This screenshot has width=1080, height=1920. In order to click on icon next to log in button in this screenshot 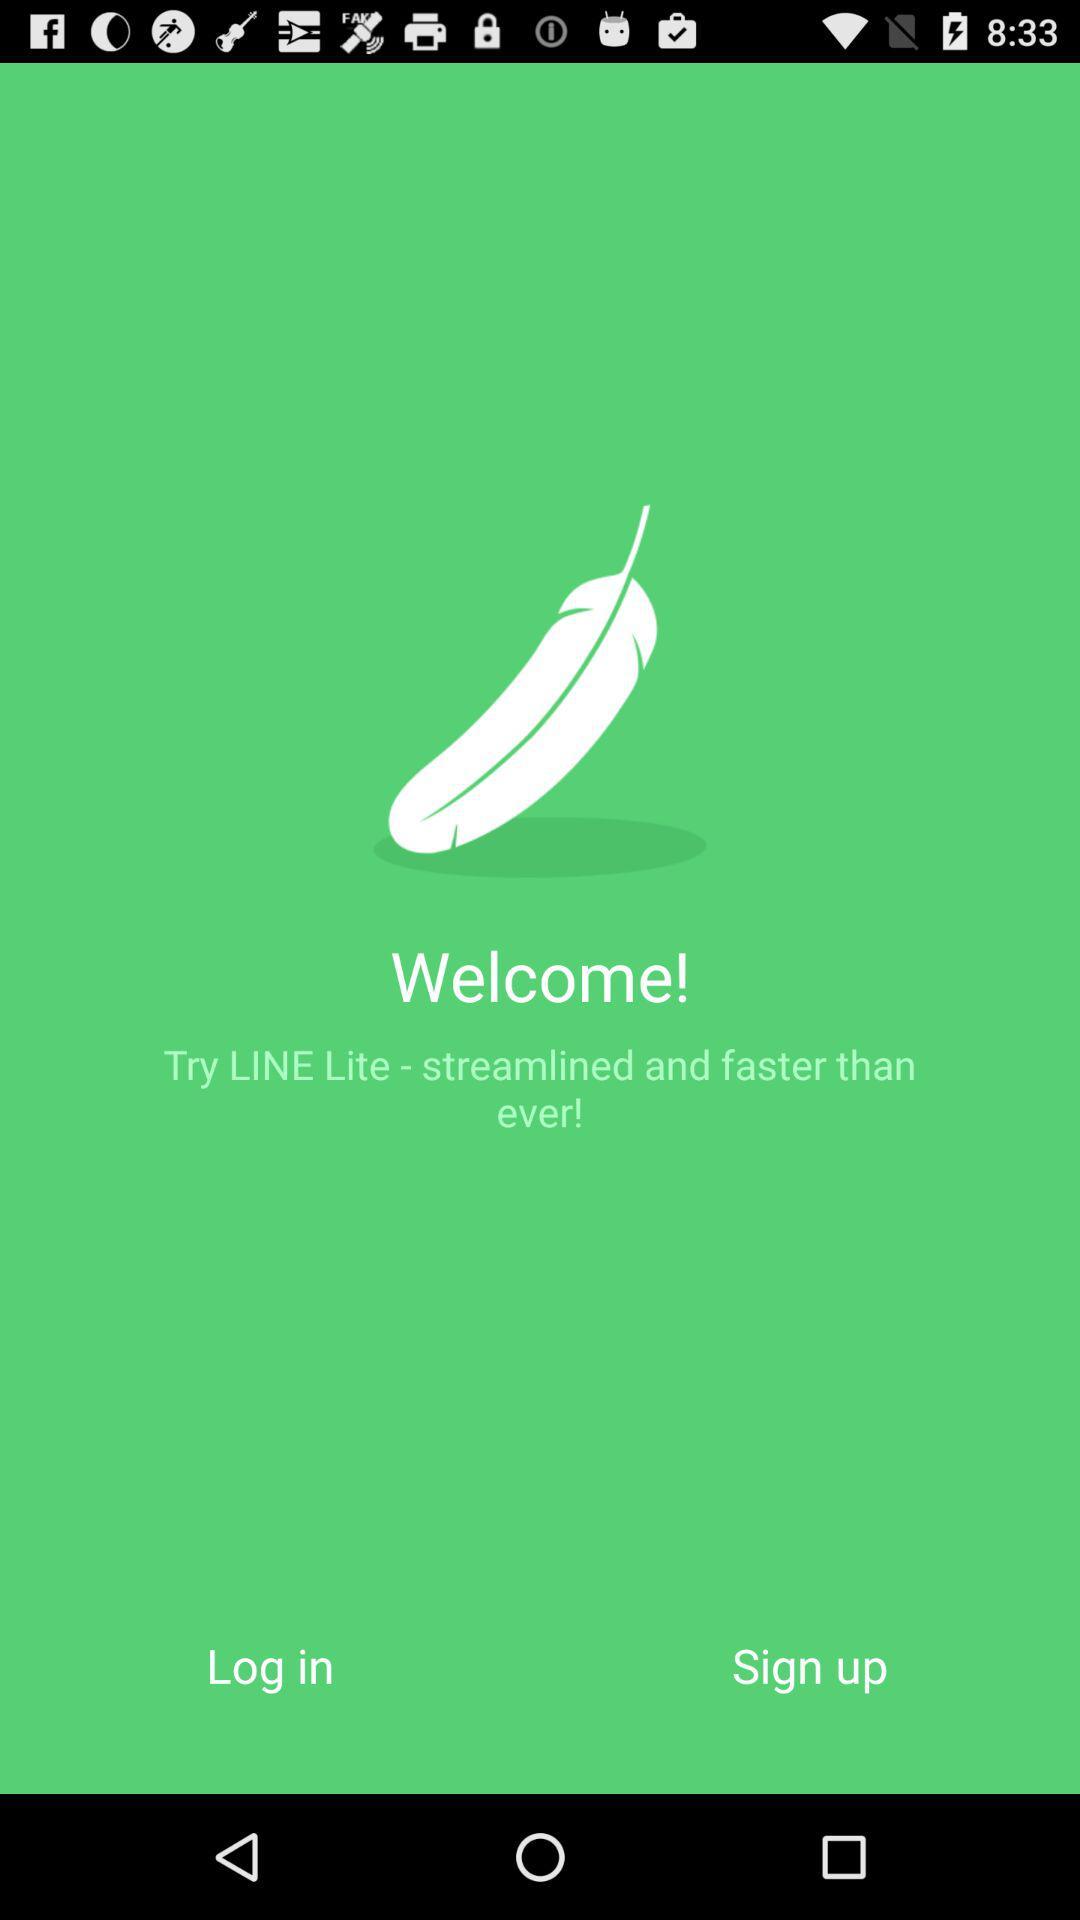, I will do `click(810, 1665)`.